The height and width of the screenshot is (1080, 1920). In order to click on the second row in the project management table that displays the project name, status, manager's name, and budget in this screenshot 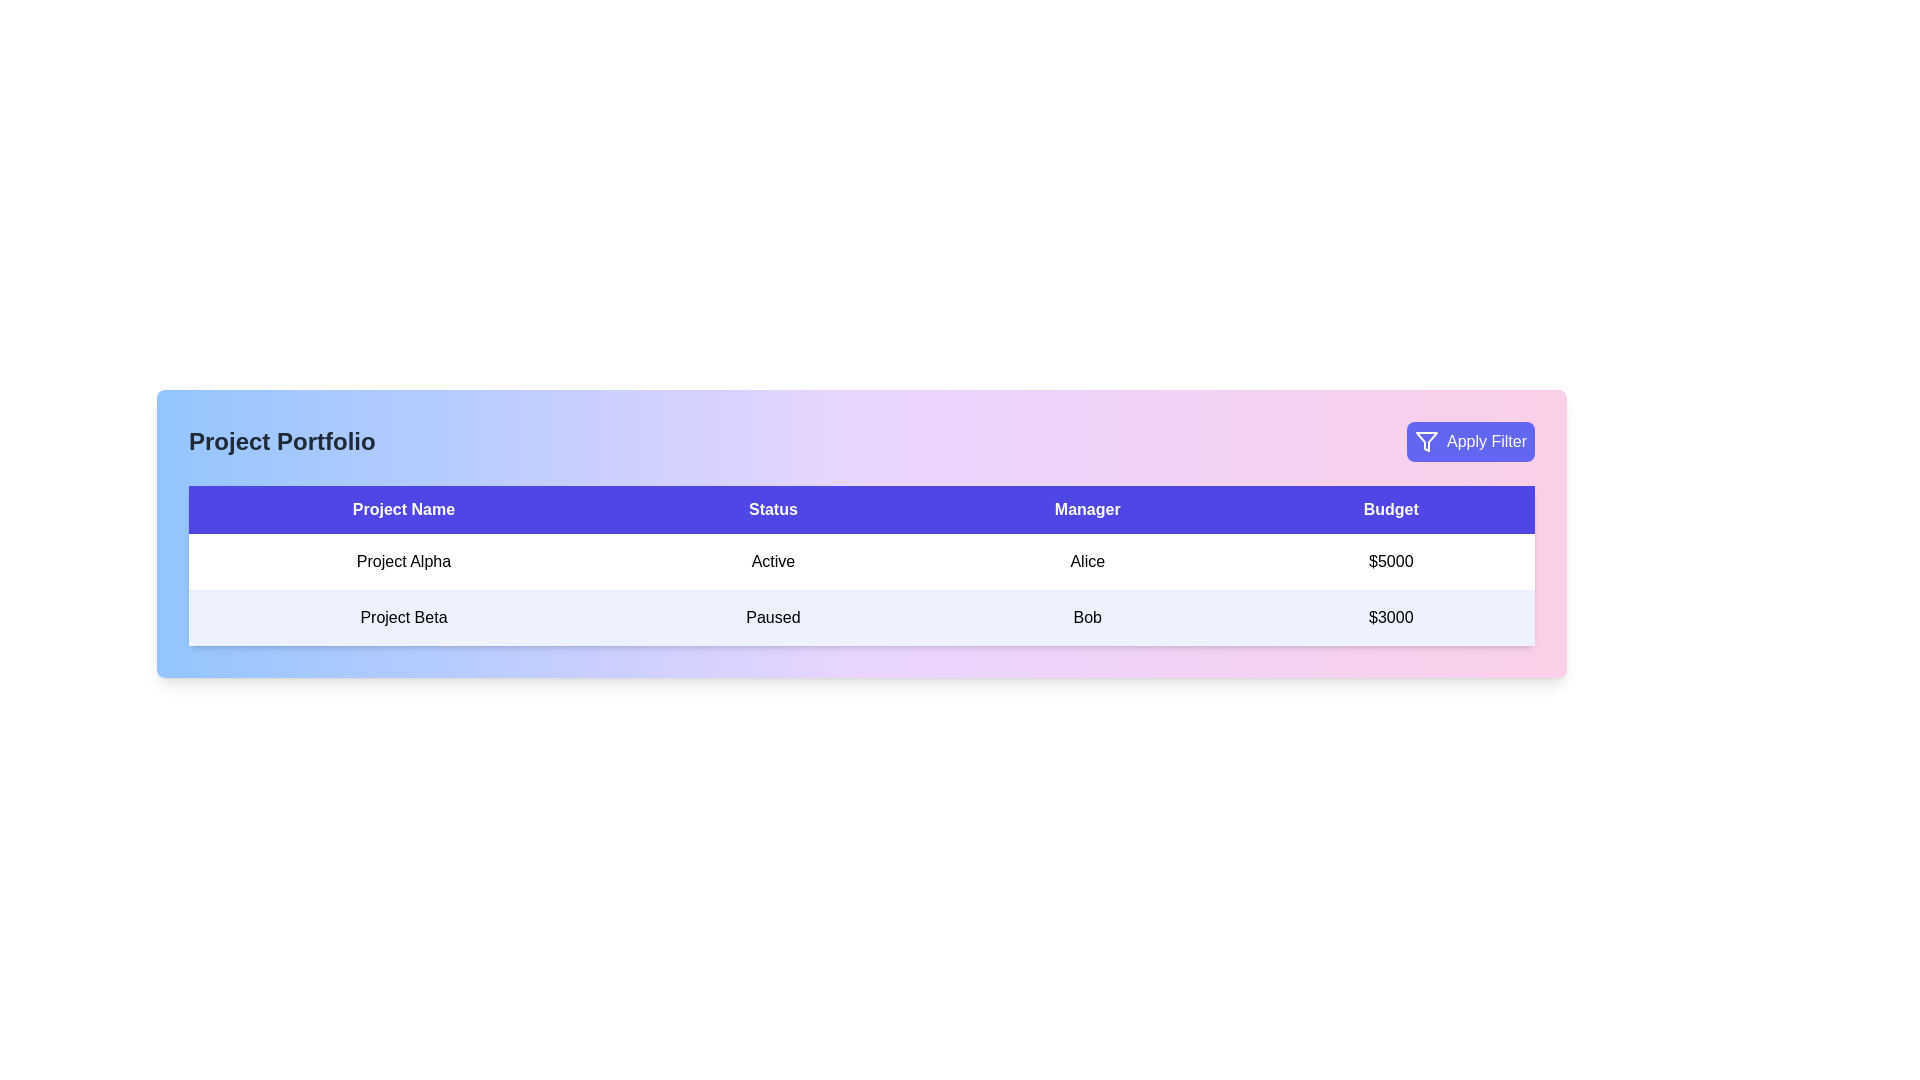, I will do `click(862, 616)`.